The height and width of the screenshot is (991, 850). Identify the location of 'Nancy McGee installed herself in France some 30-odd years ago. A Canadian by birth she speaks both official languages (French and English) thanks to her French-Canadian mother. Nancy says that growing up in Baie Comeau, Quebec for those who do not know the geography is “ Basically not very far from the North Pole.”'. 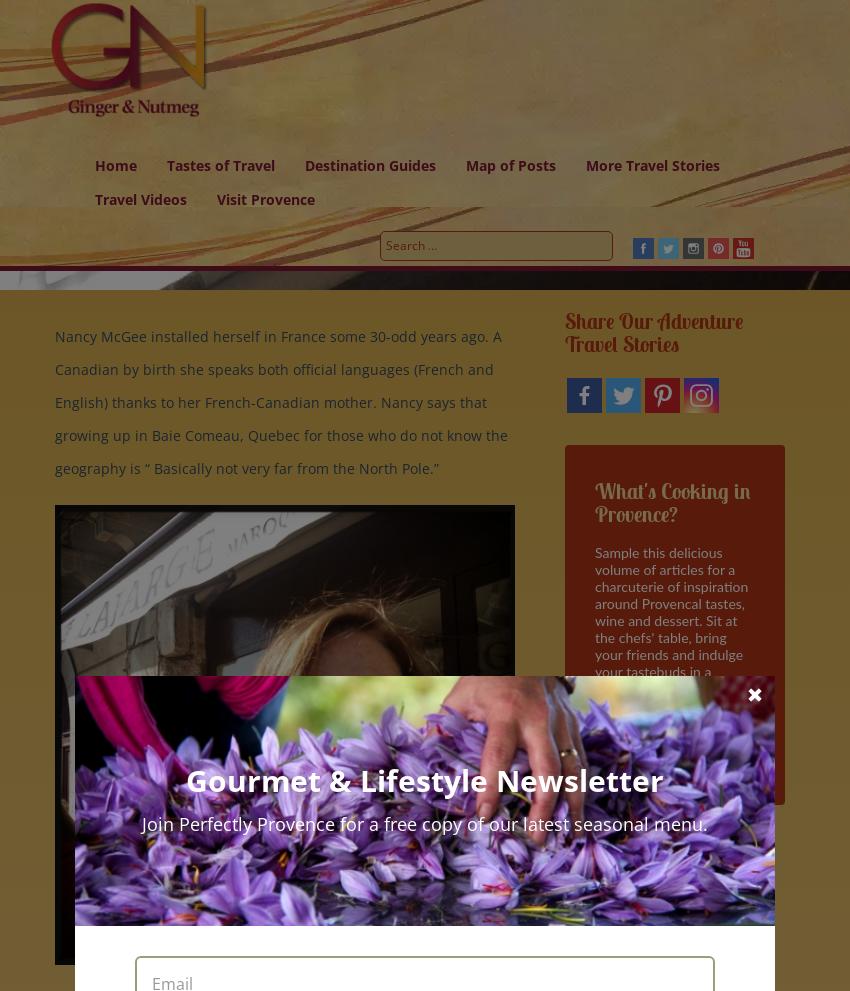
(280, 401).